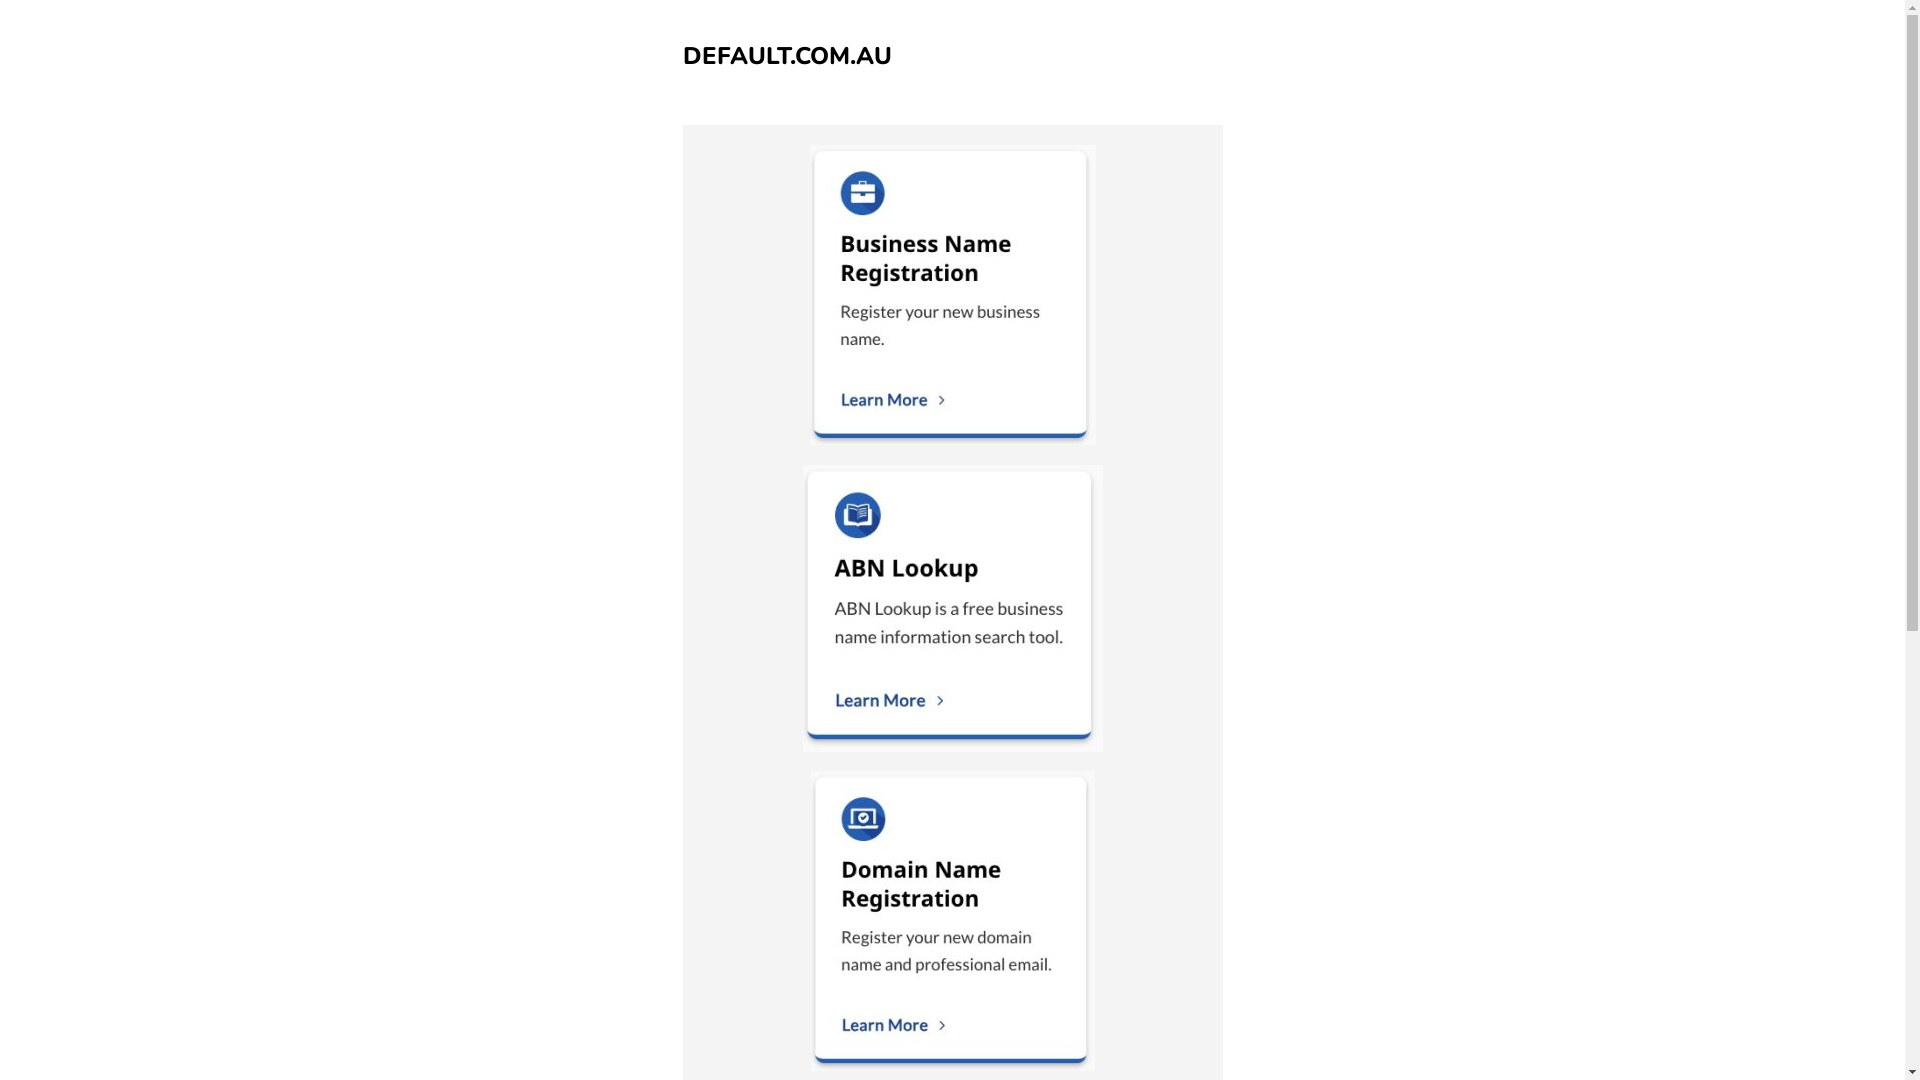 The width and height of the screenshot is (1920, 1080). What do you see at coordinates (785, 55) in the screenshot?
I see `'DEFAULT.COM.AU'` at bounding box center [785, 55].